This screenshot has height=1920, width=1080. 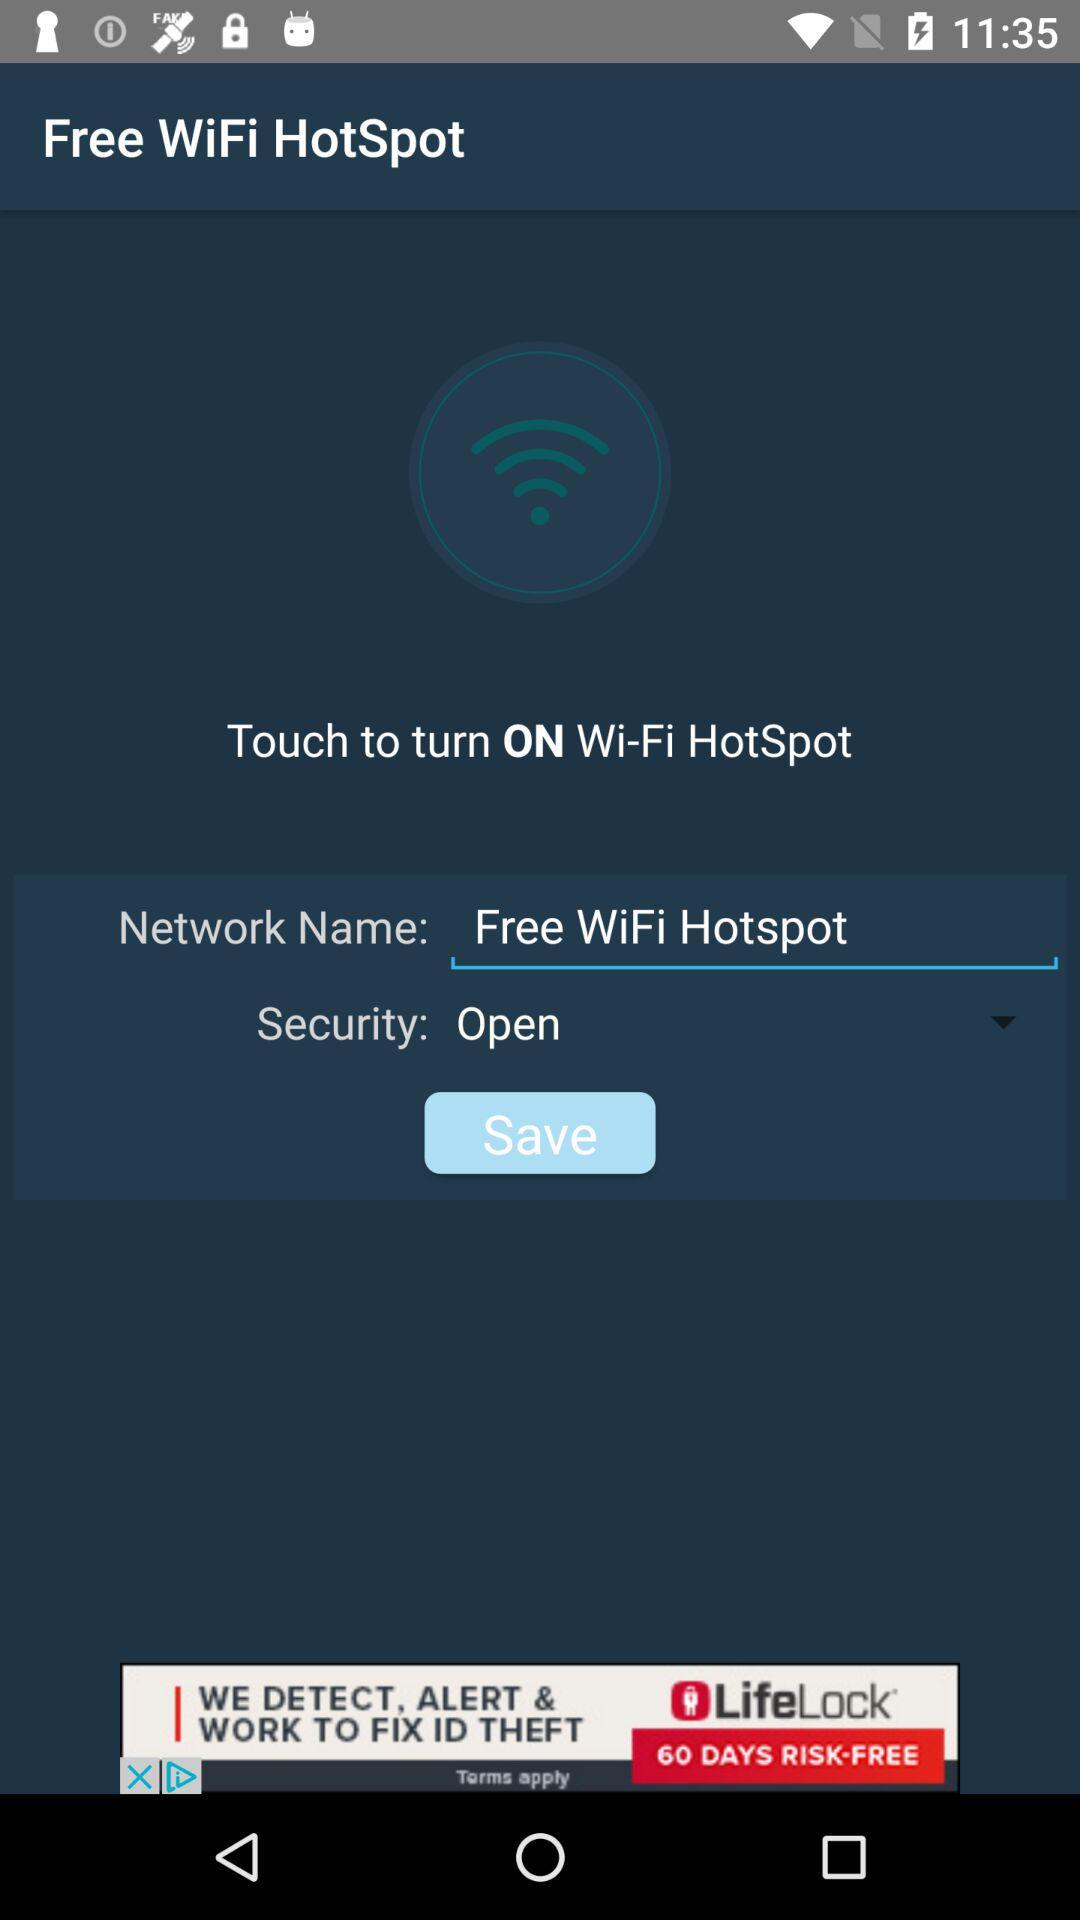 What do you see at coordinates (540, 1727) in the screenshot?
I see `click box` at bounding box center [540, 1727].